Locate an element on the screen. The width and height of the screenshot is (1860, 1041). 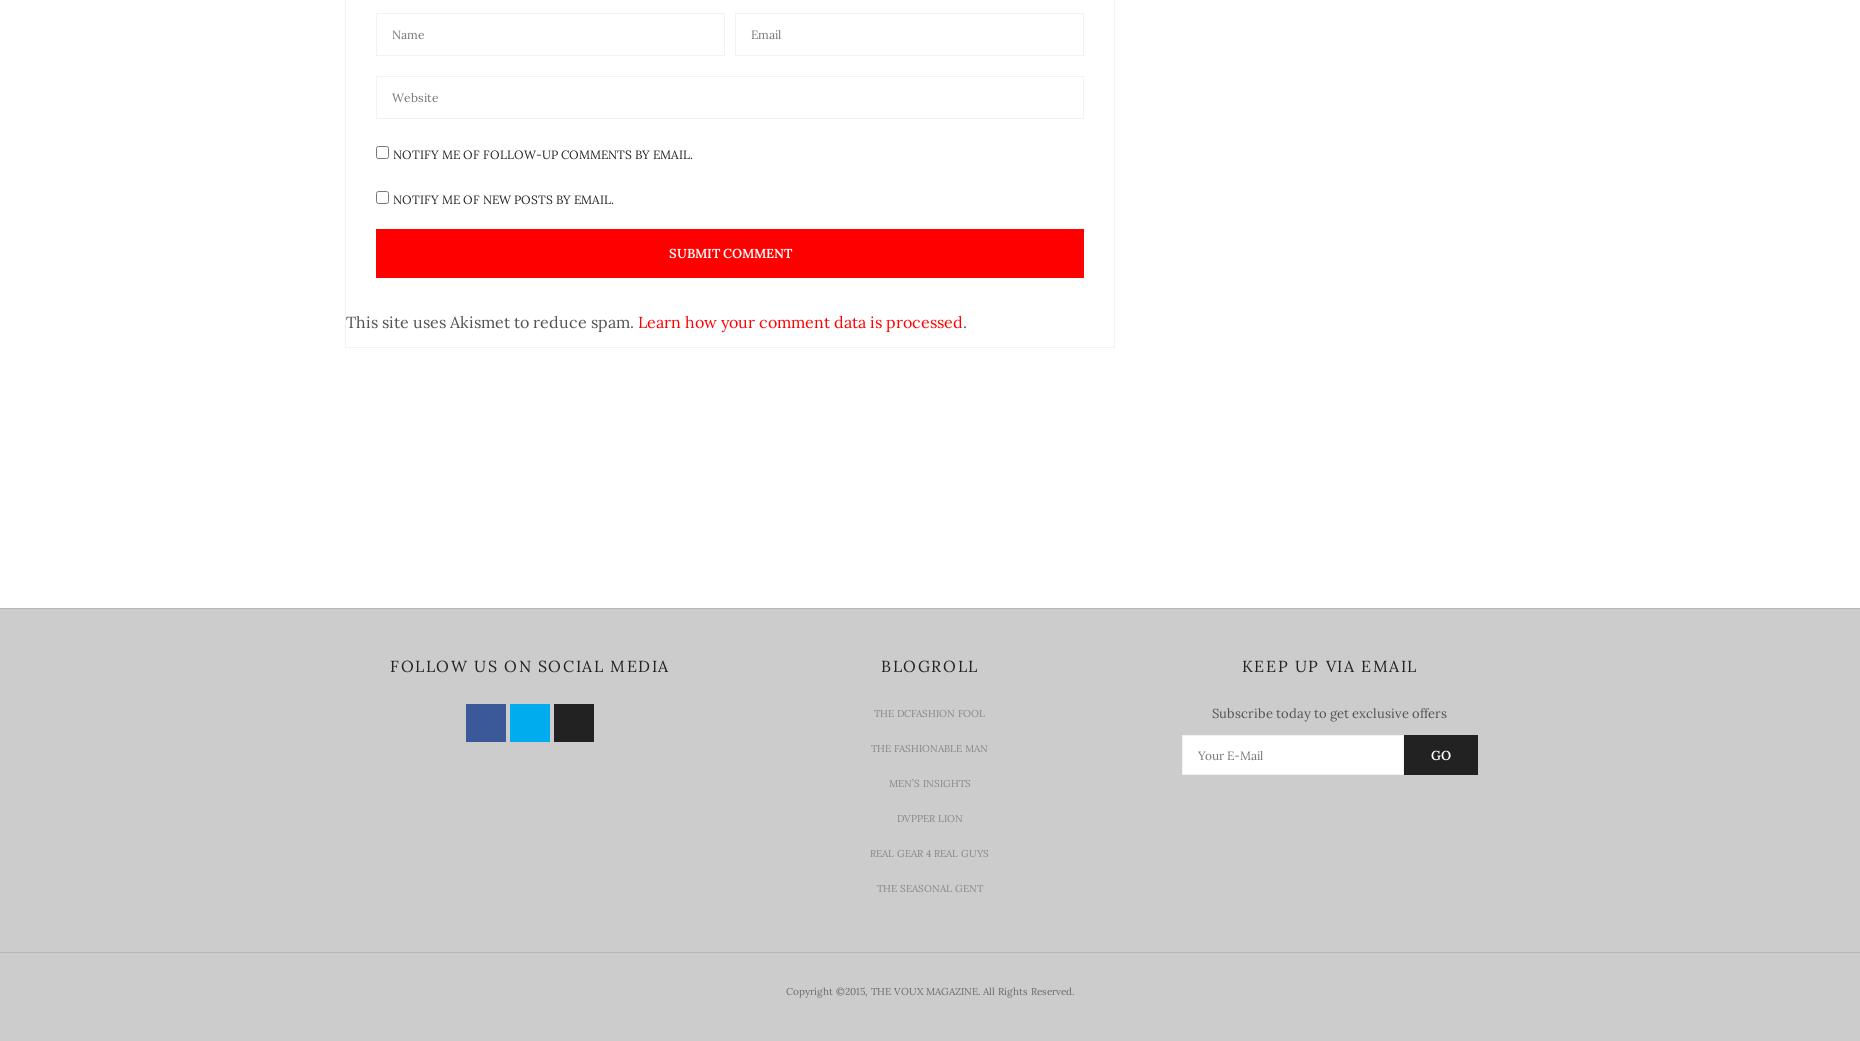
'FOLLOW US ON SOCIAL MEDIA' is located at coordinates (390, 665).